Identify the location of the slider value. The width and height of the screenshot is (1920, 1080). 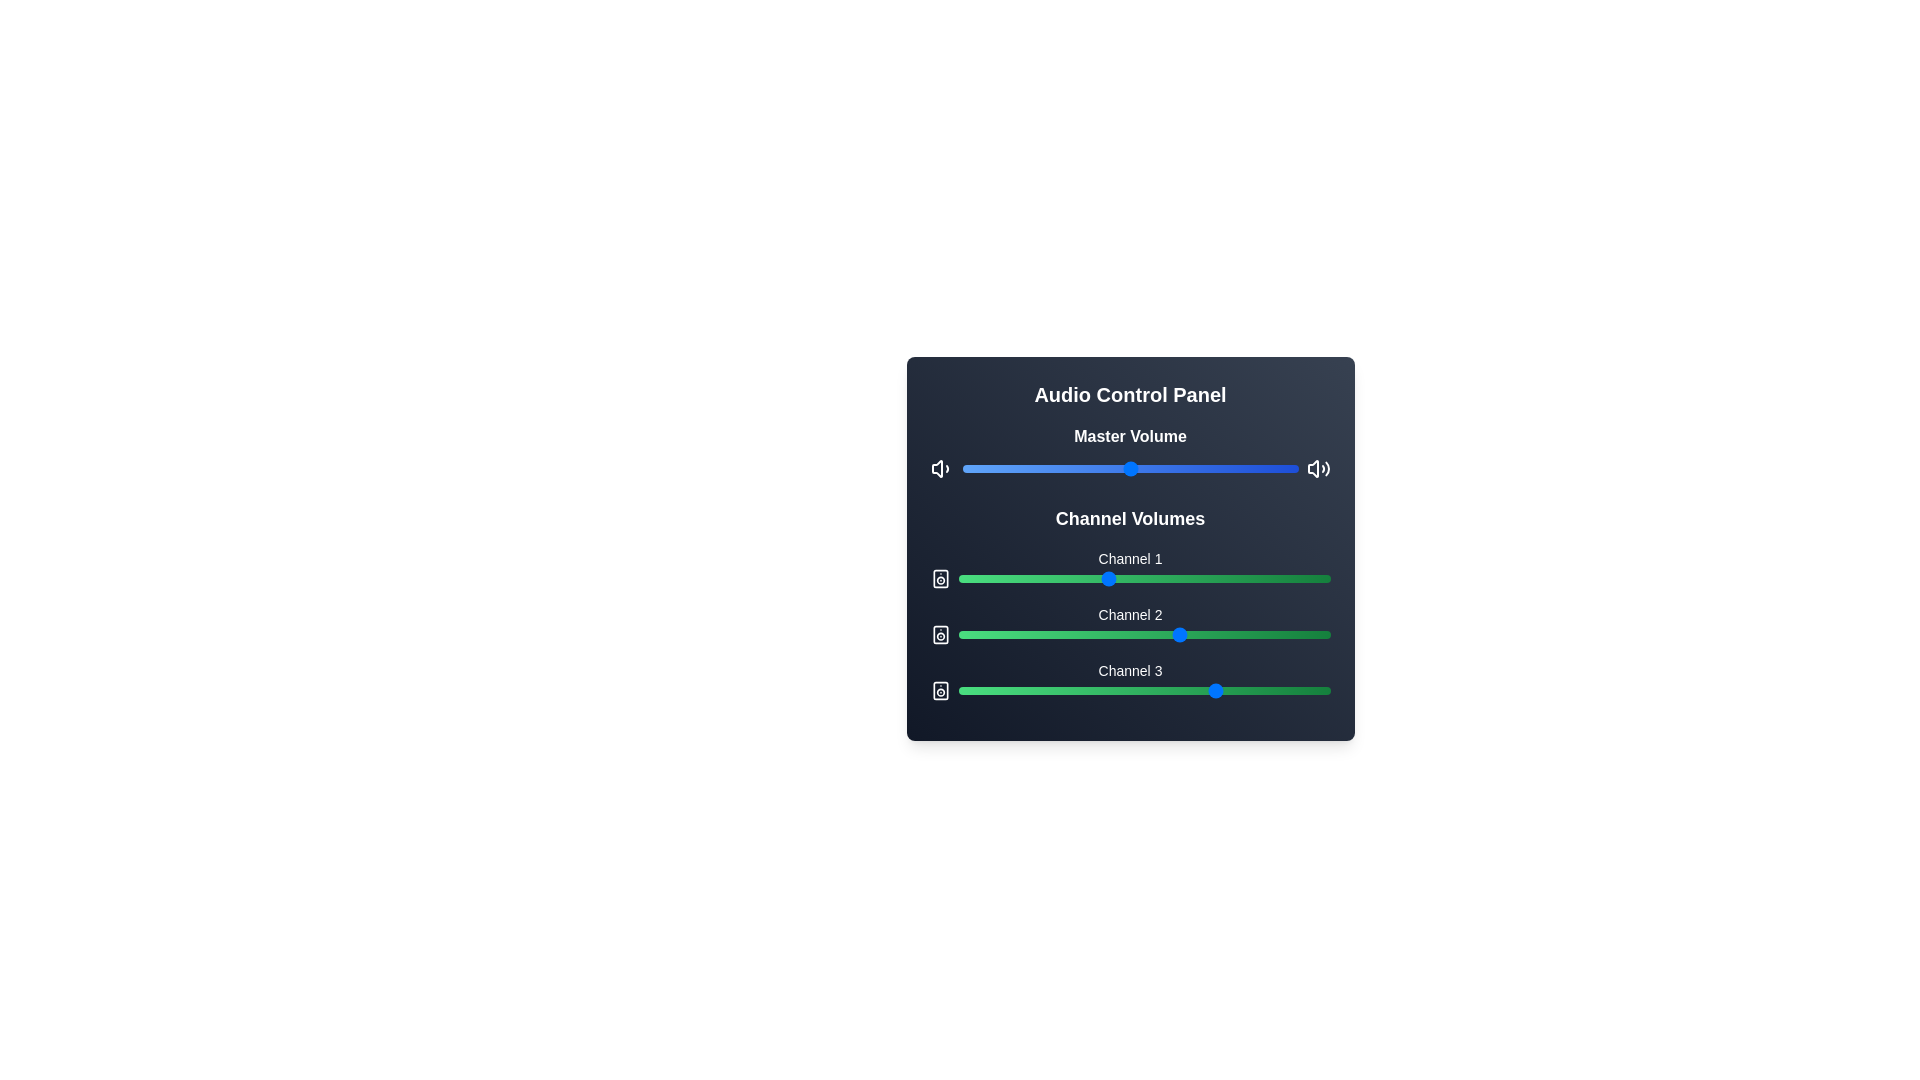
(1181, 578).